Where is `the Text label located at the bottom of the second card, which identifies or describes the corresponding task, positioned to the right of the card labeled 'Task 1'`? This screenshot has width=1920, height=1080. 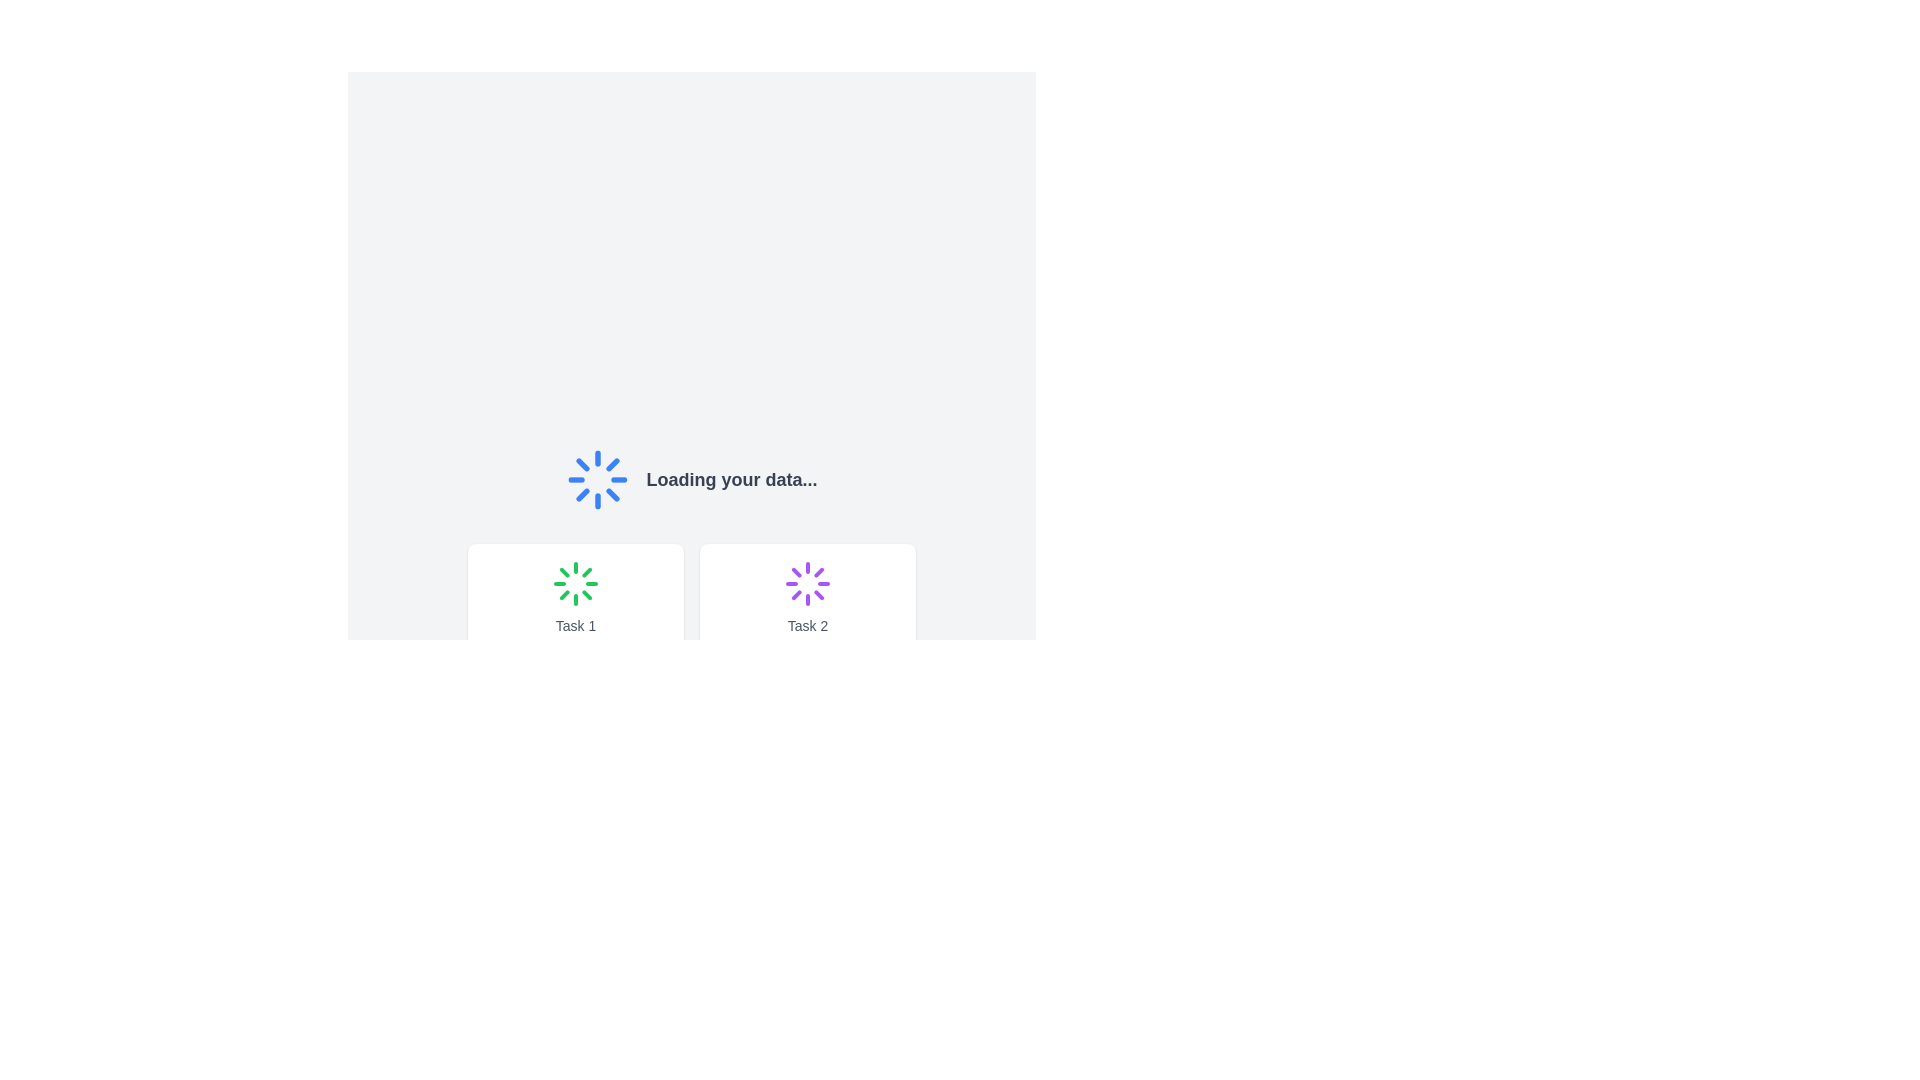 the Text label located at the bottom of the second card, which identifies or describes the corresponding task, positioned to the right of the card labeled 'Task 1' is located at coordinates (807, 624).